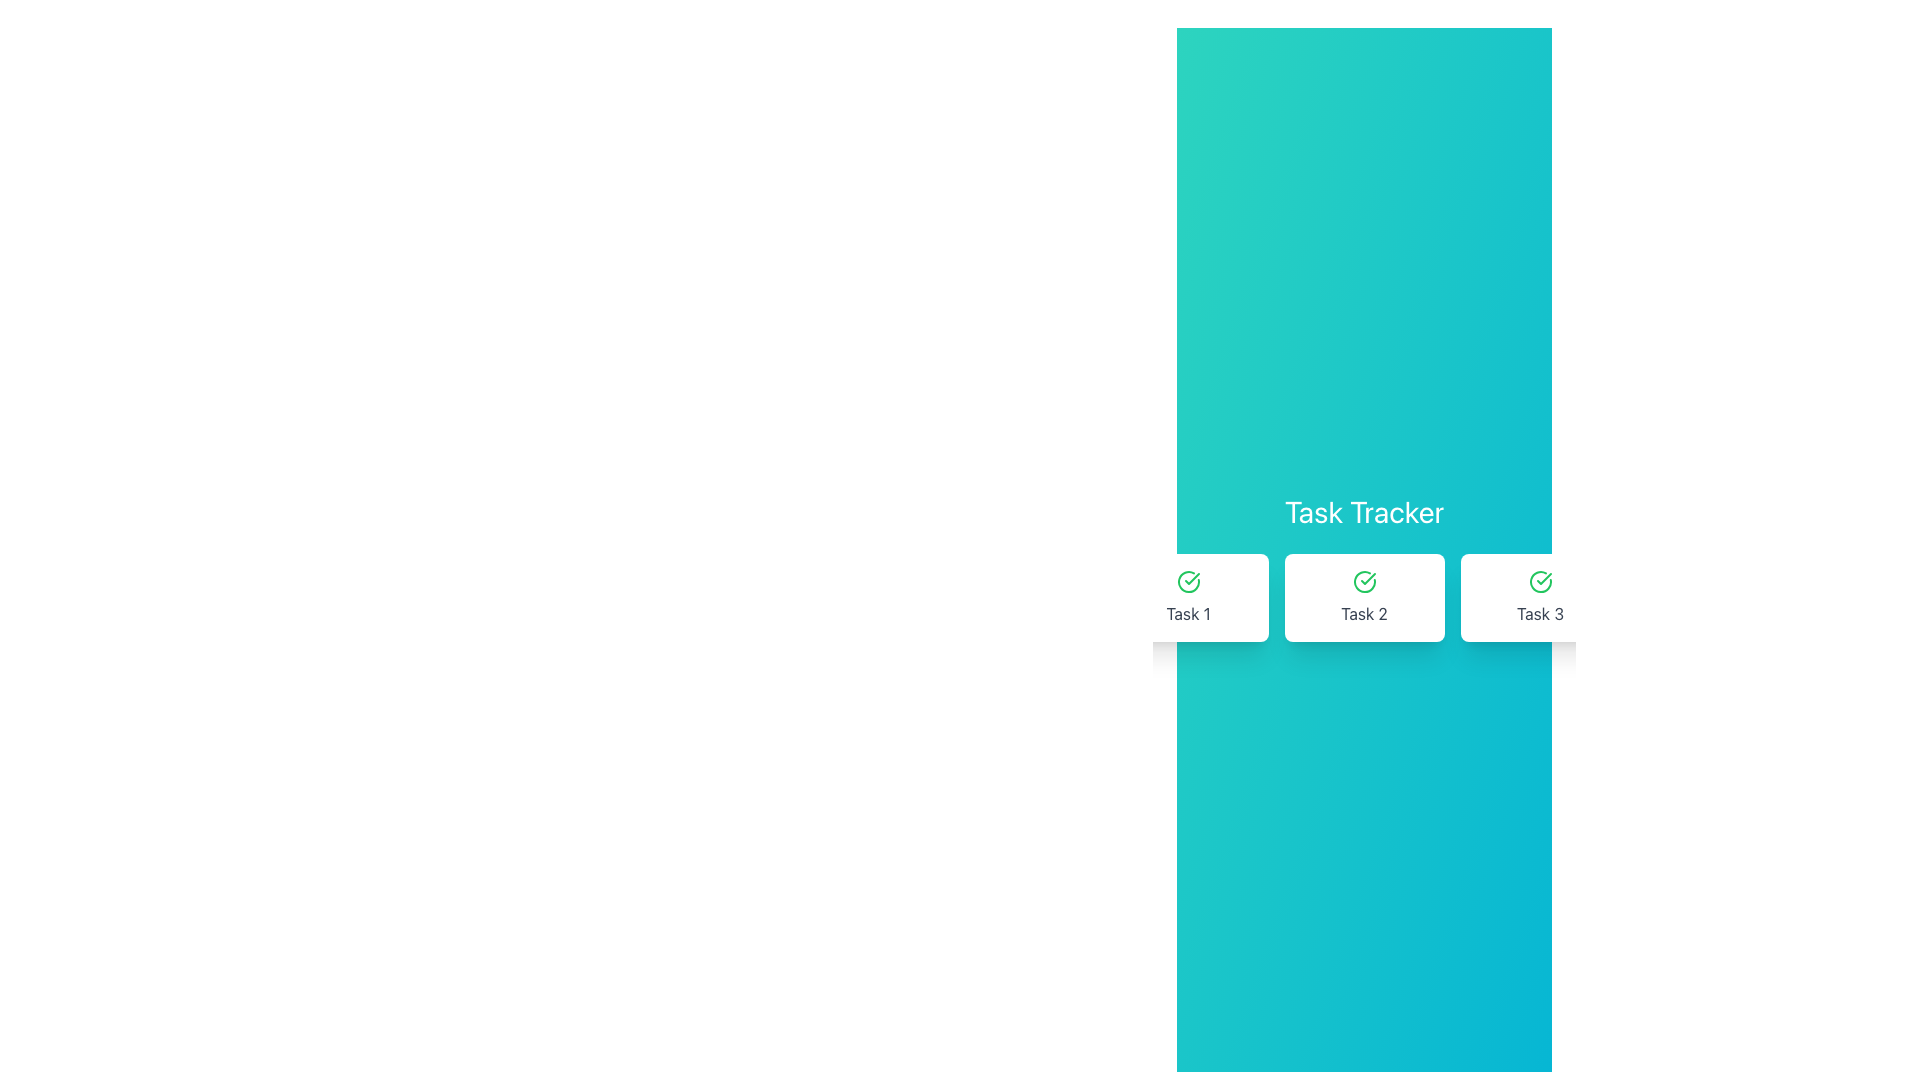 The width and height of the screenshot is (1920, 1080). Describe the element at coordinates (1543, 578) in the screenshot. I see `the circular icon indicating task completion located in the second card of the horizontal list of task cards` at that location.